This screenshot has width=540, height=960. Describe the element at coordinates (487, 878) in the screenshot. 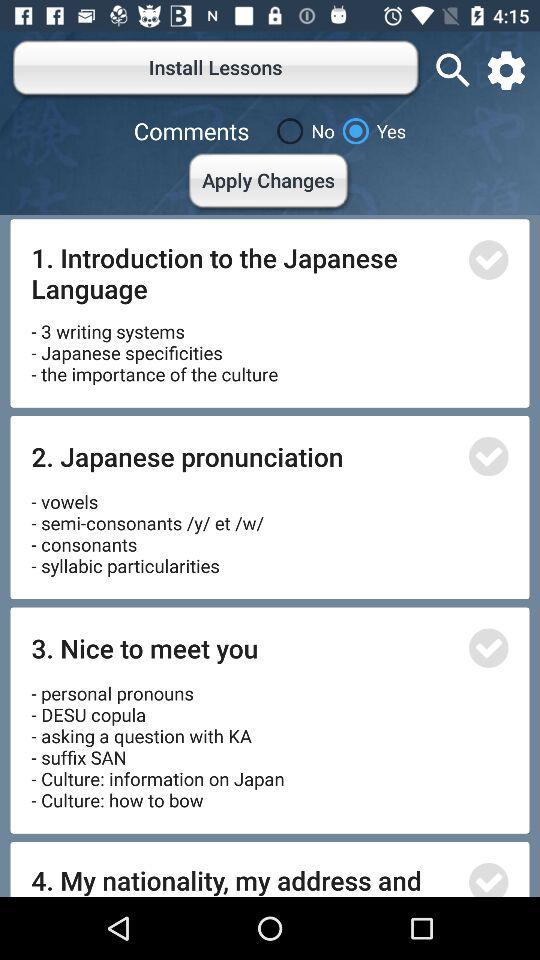

I see `choose subject` at that location.